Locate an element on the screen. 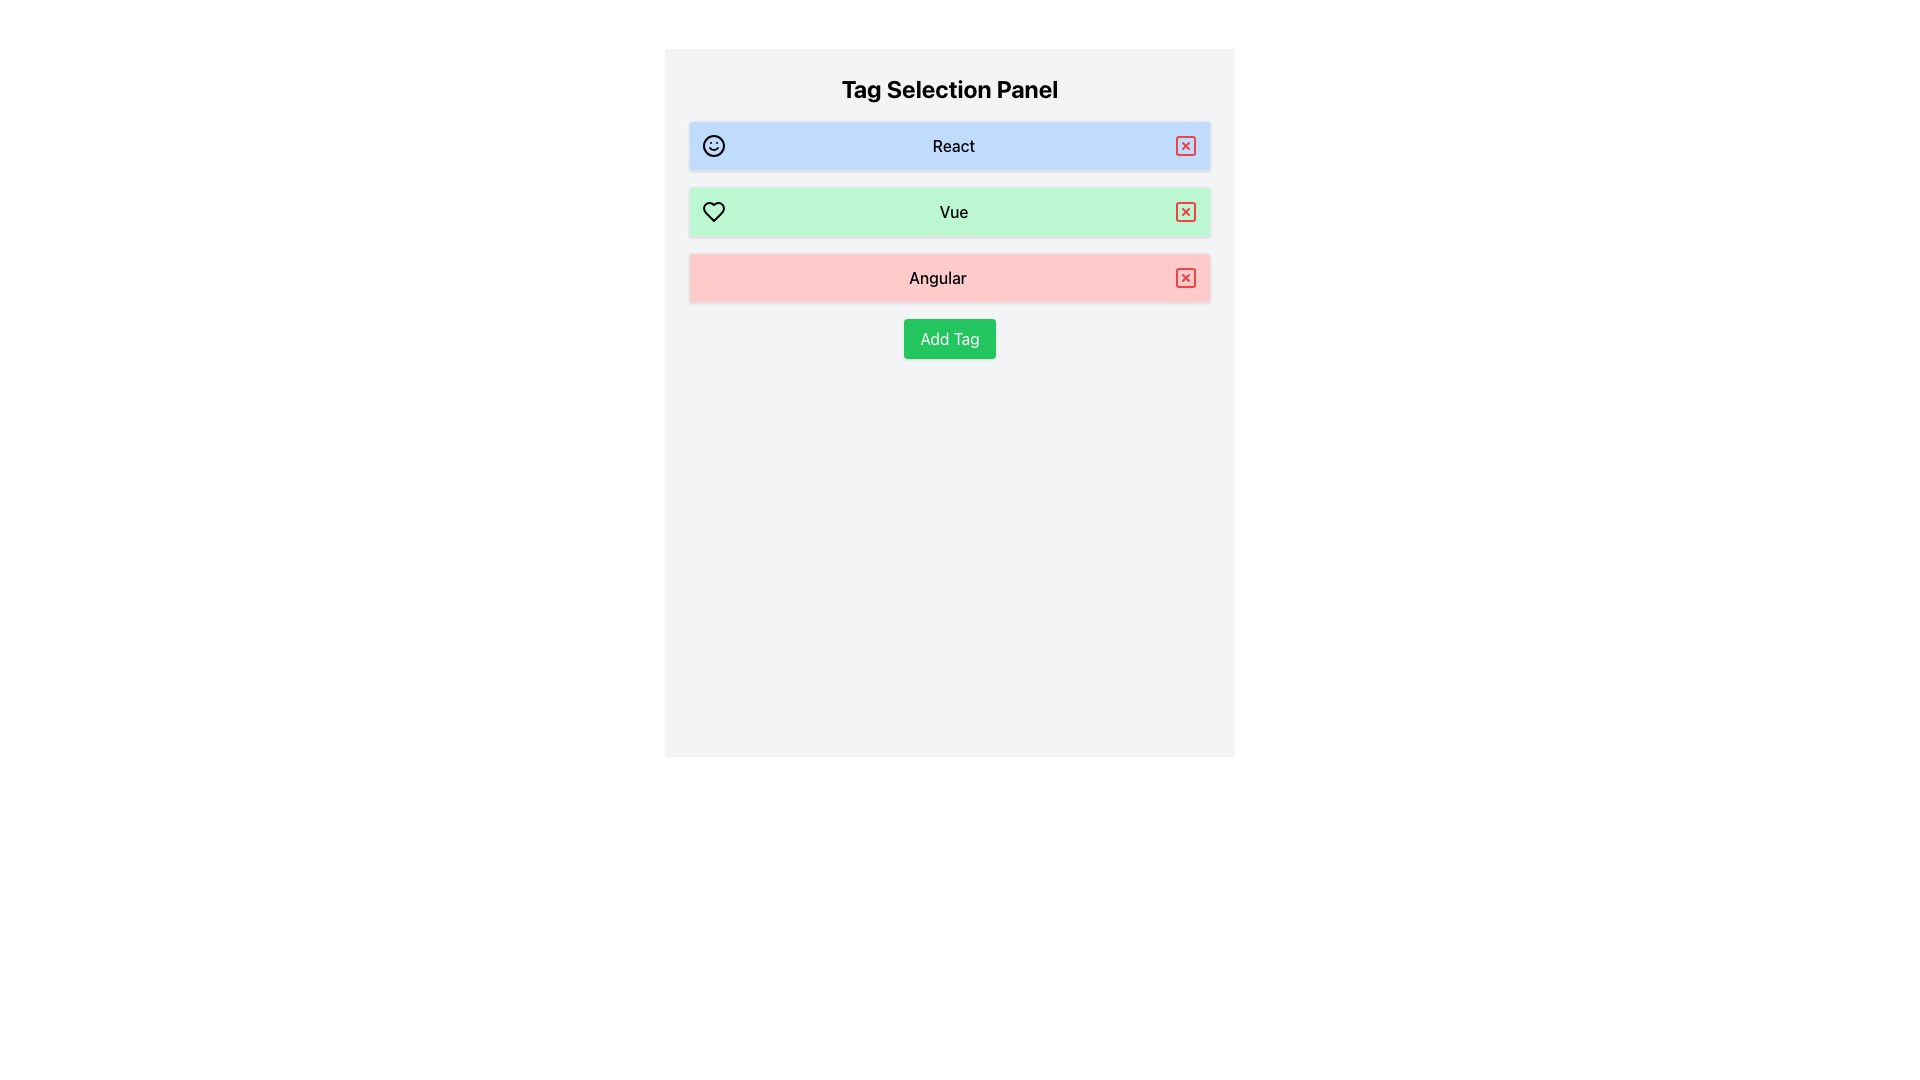  the active Tag item representing the Angular framework, which is the third item in a vertical list of three tags, to select it is located at coordinates (949, 277).